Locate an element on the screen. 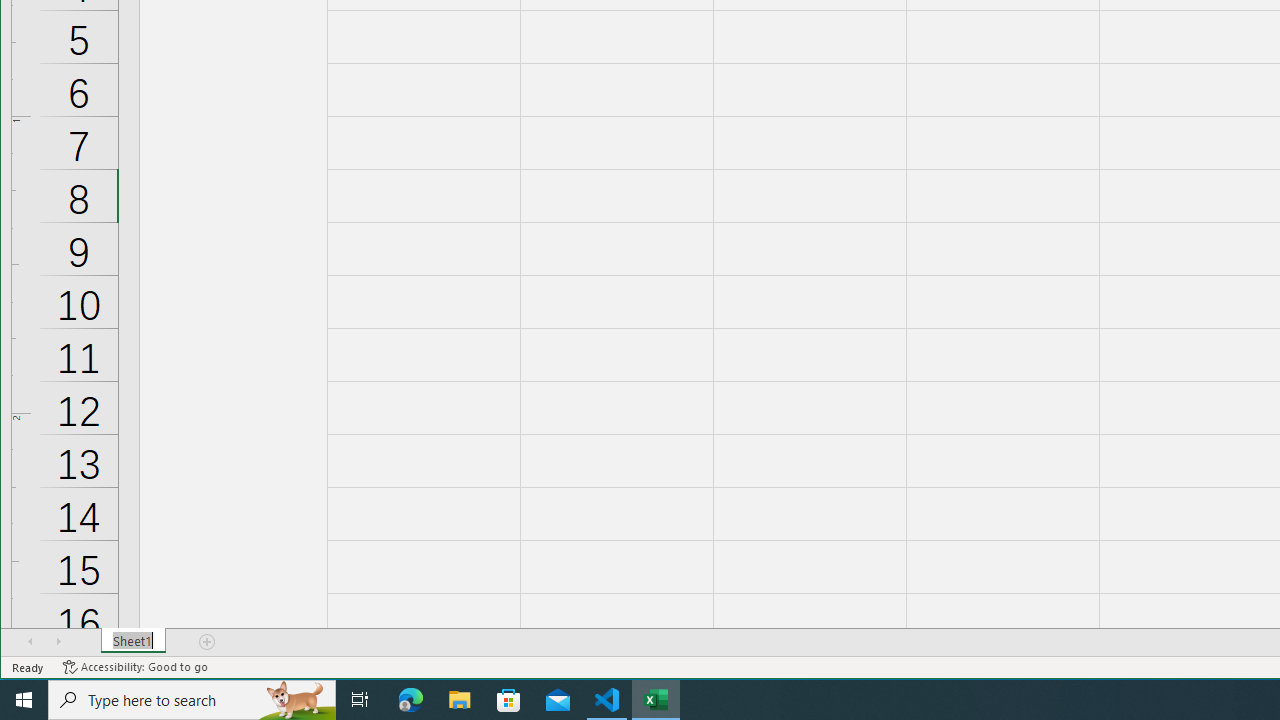  'Excel - 1 running window' is located at coordinates (656, 698).